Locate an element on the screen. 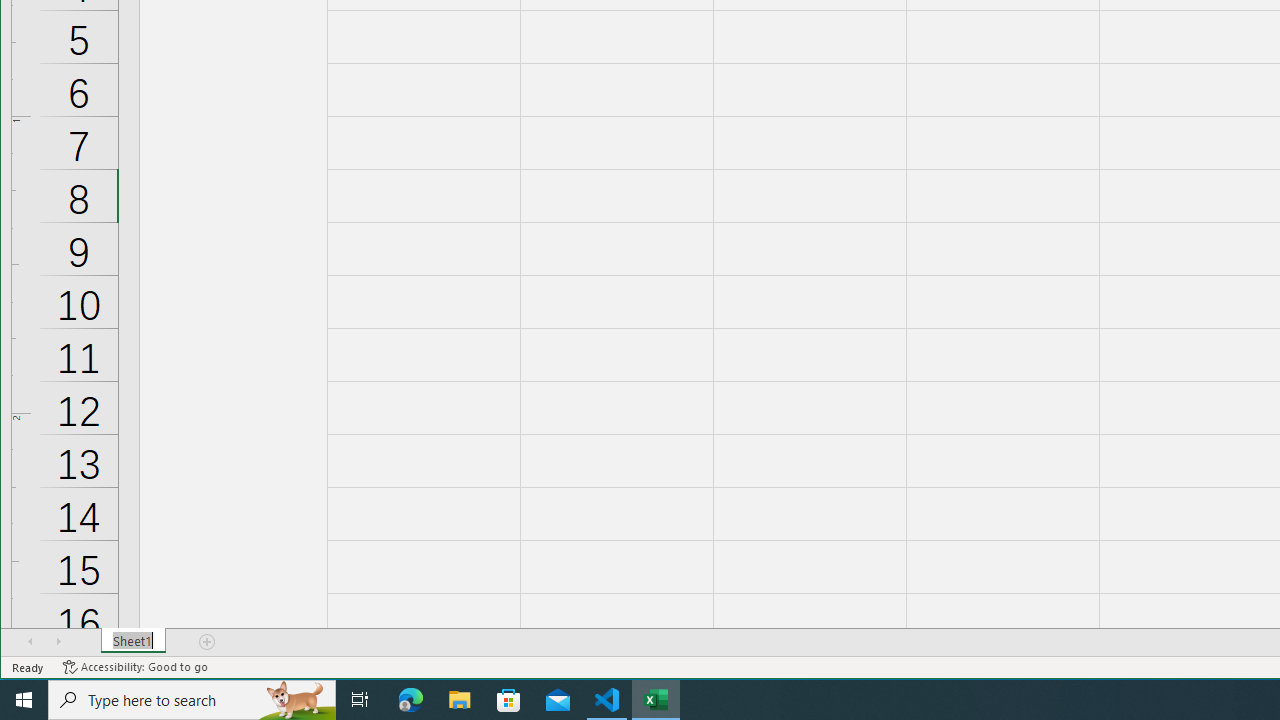  'Excel - 1 running window' is located at coordinates (656, 698).